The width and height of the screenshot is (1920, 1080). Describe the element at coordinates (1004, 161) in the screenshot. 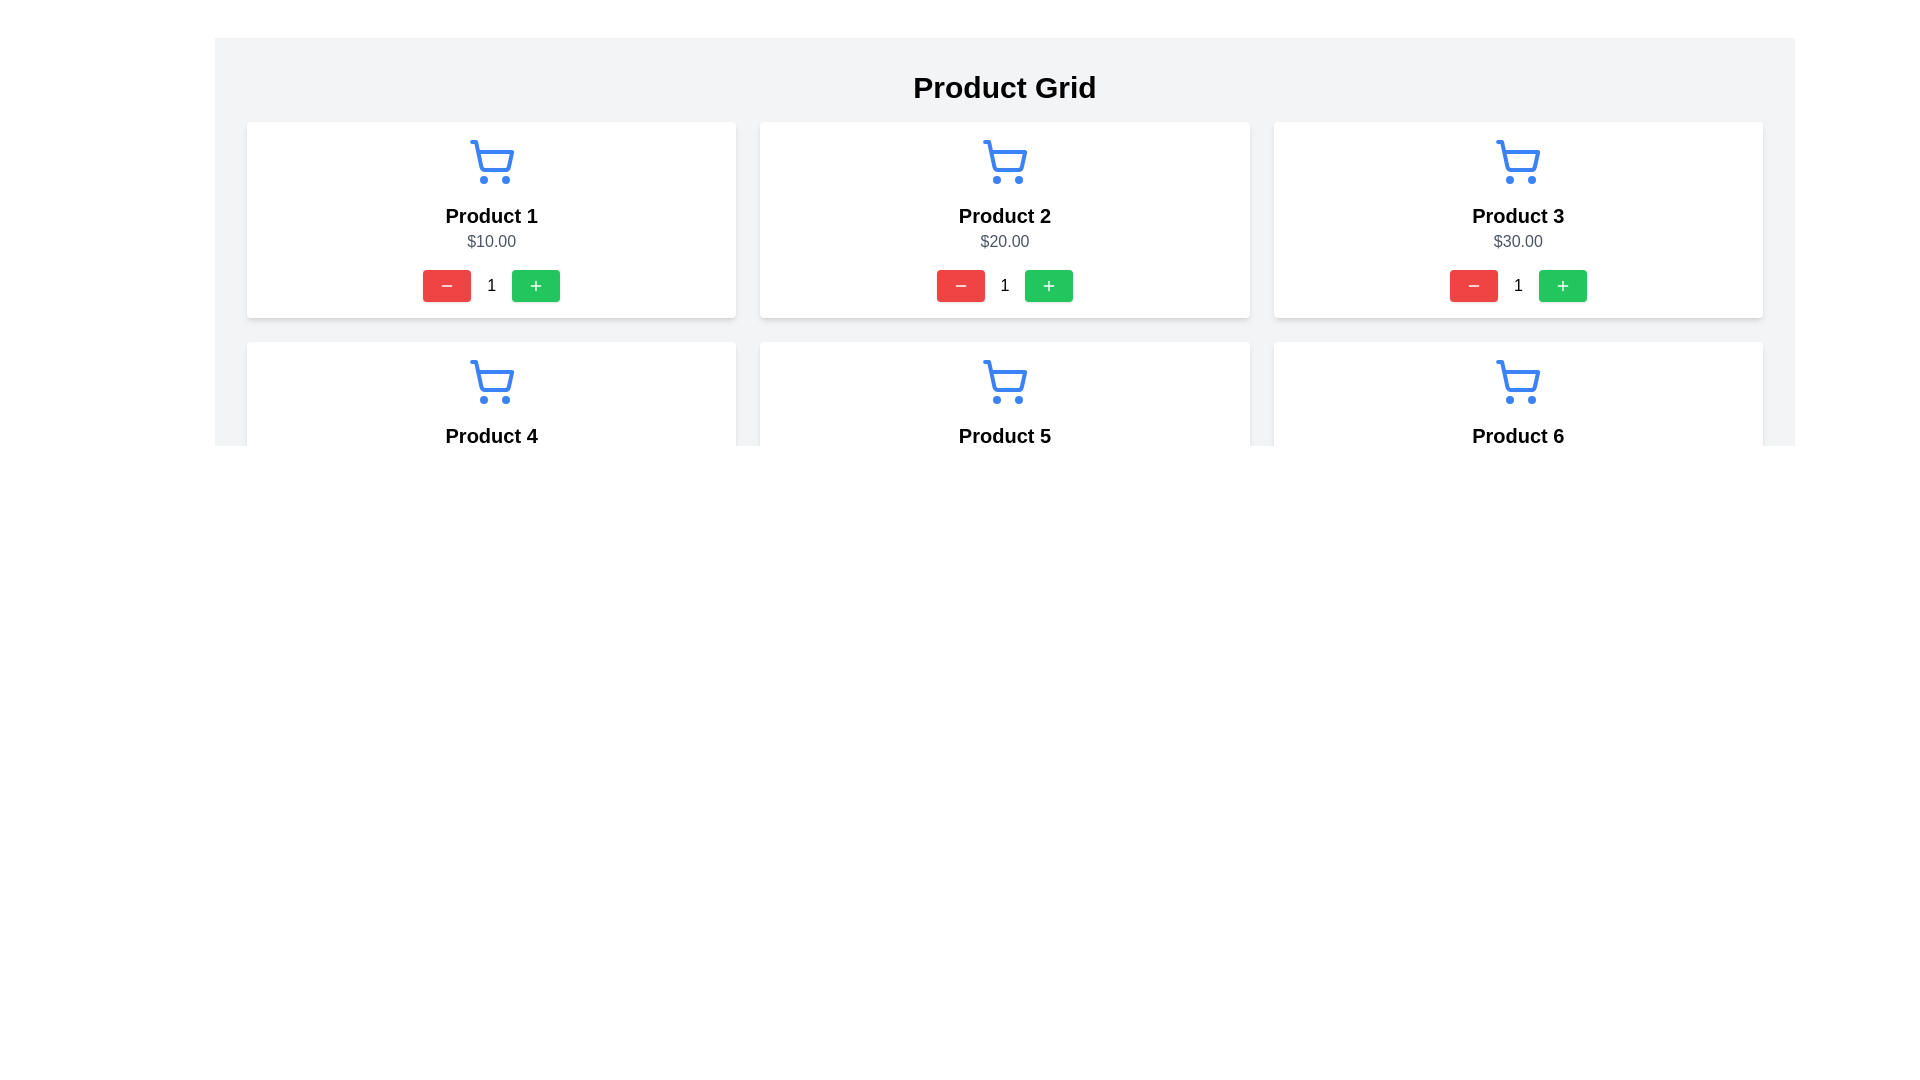

I see `the shopping cart icon located at the top center of the card labeled 'Product 2', which is depicted in a sleek blue design` at that location.